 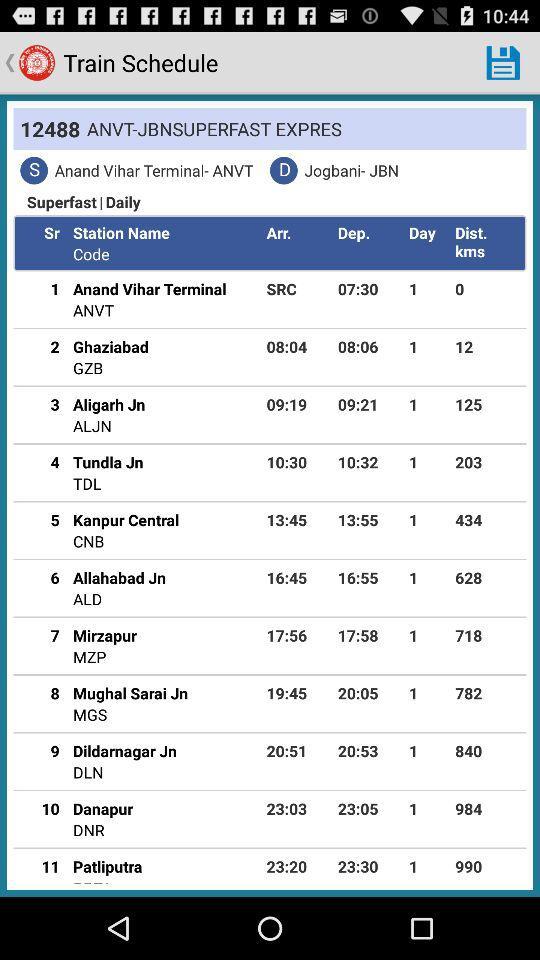 I want to click on the icon below the anvt icon, so click(x=111, y=346).